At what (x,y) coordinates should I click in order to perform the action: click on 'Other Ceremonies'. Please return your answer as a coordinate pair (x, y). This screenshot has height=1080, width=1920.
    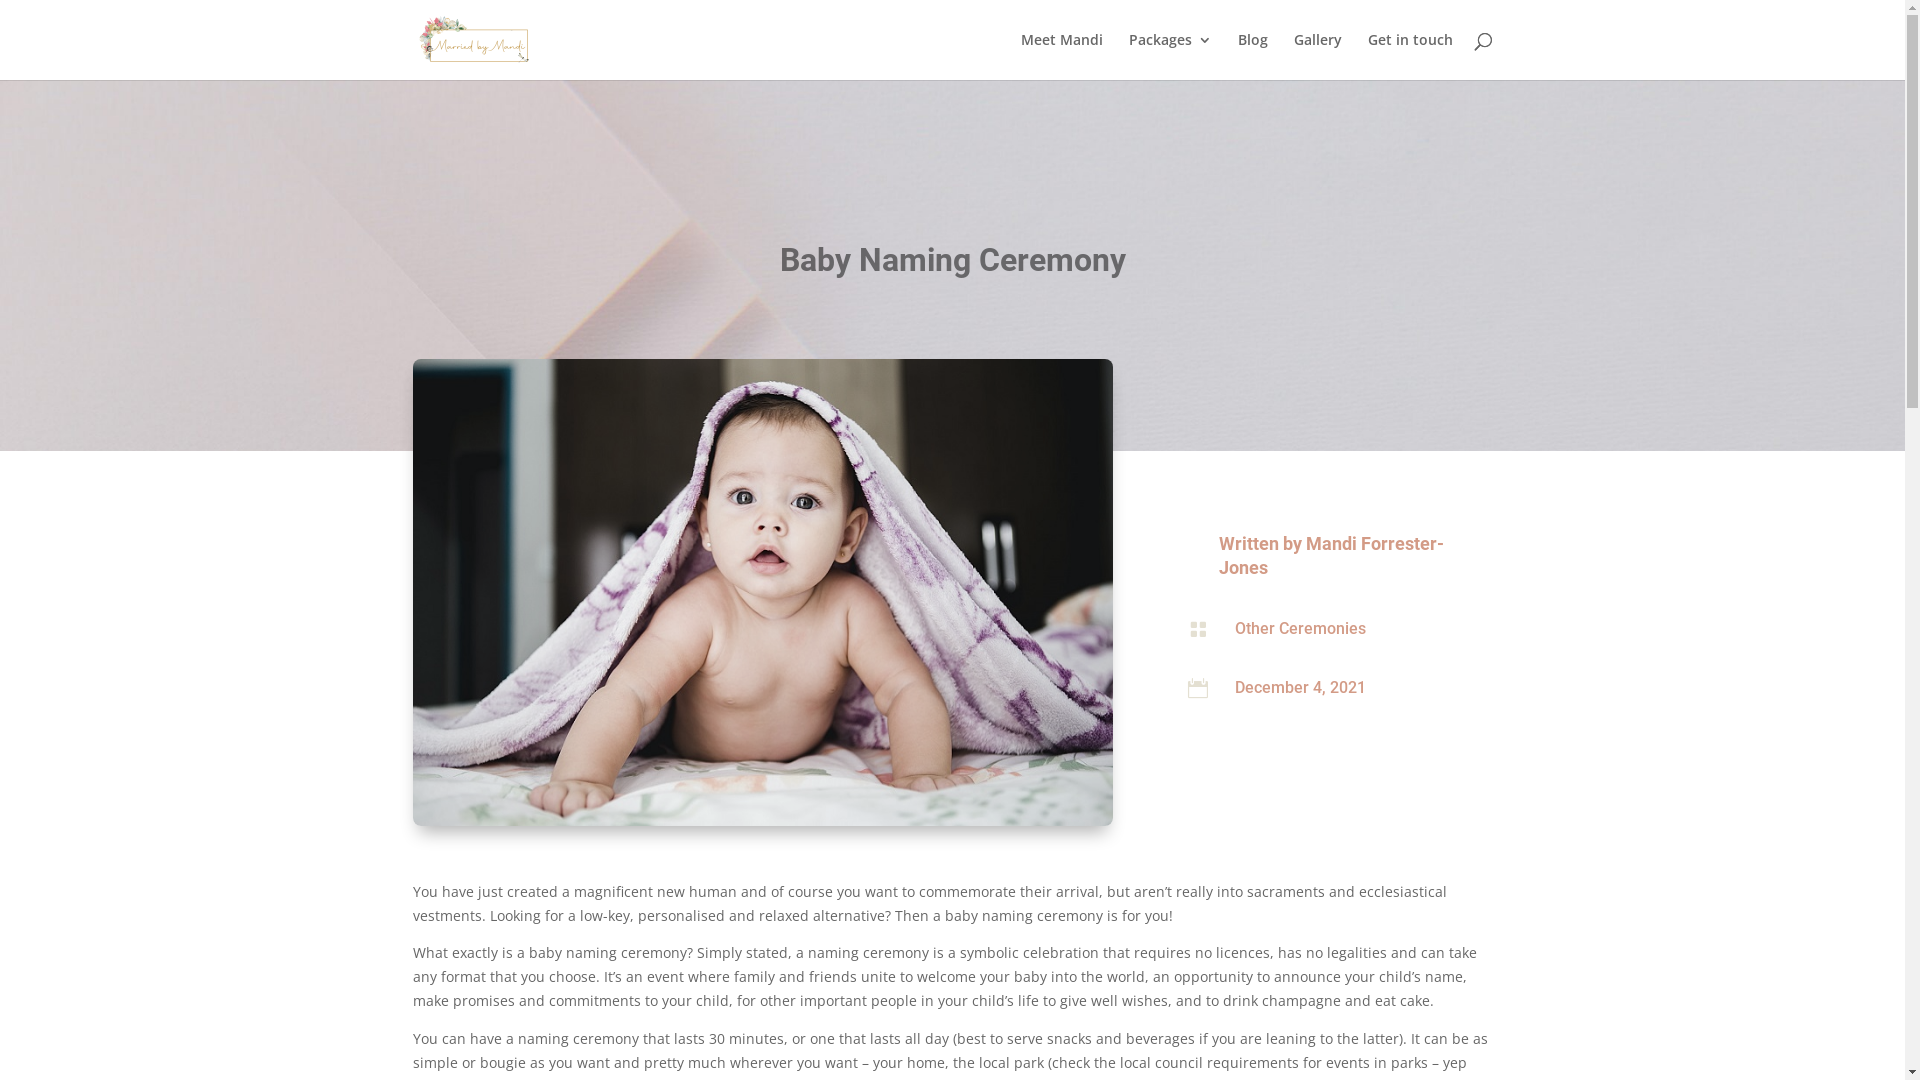
    Looking at the image, I should click on (1300, 627).